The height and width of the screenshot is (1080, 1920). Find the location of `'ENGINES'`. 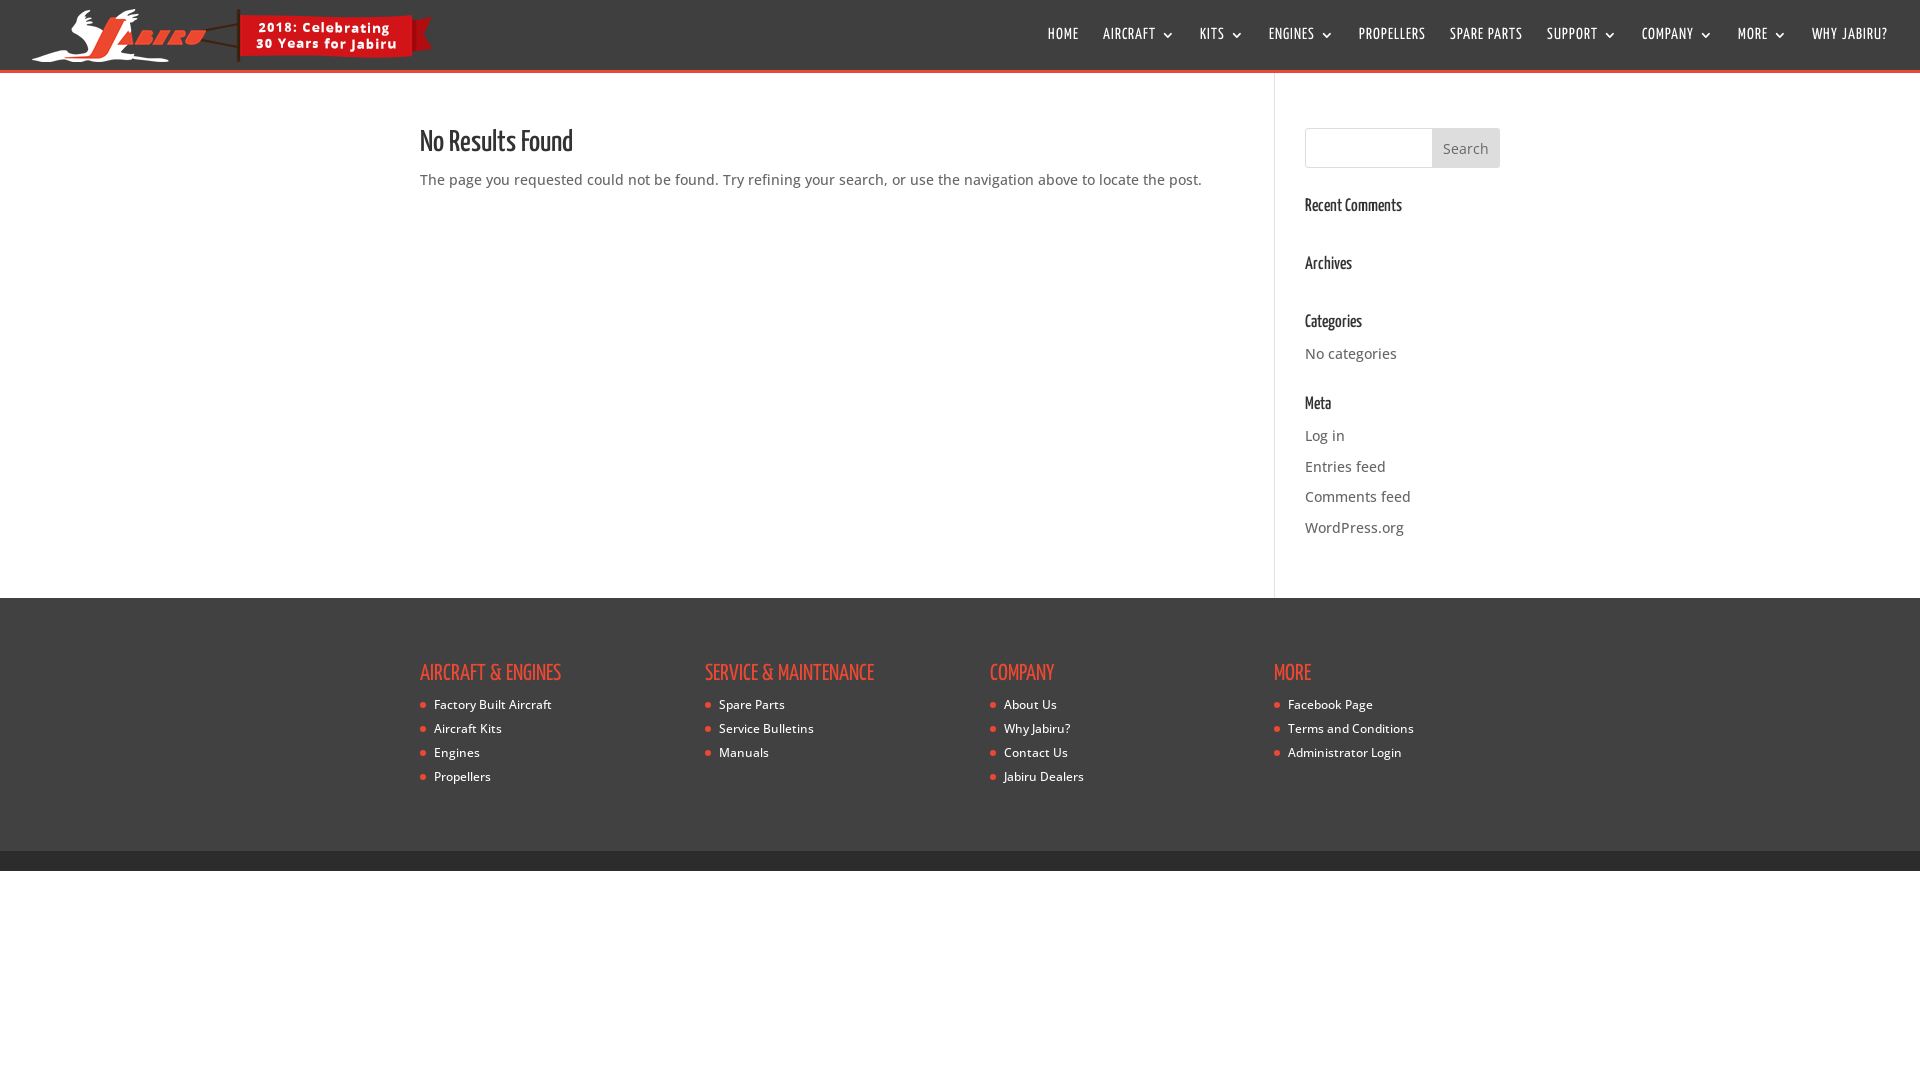

'ENGINES' is located at coordinates (1301, 48).